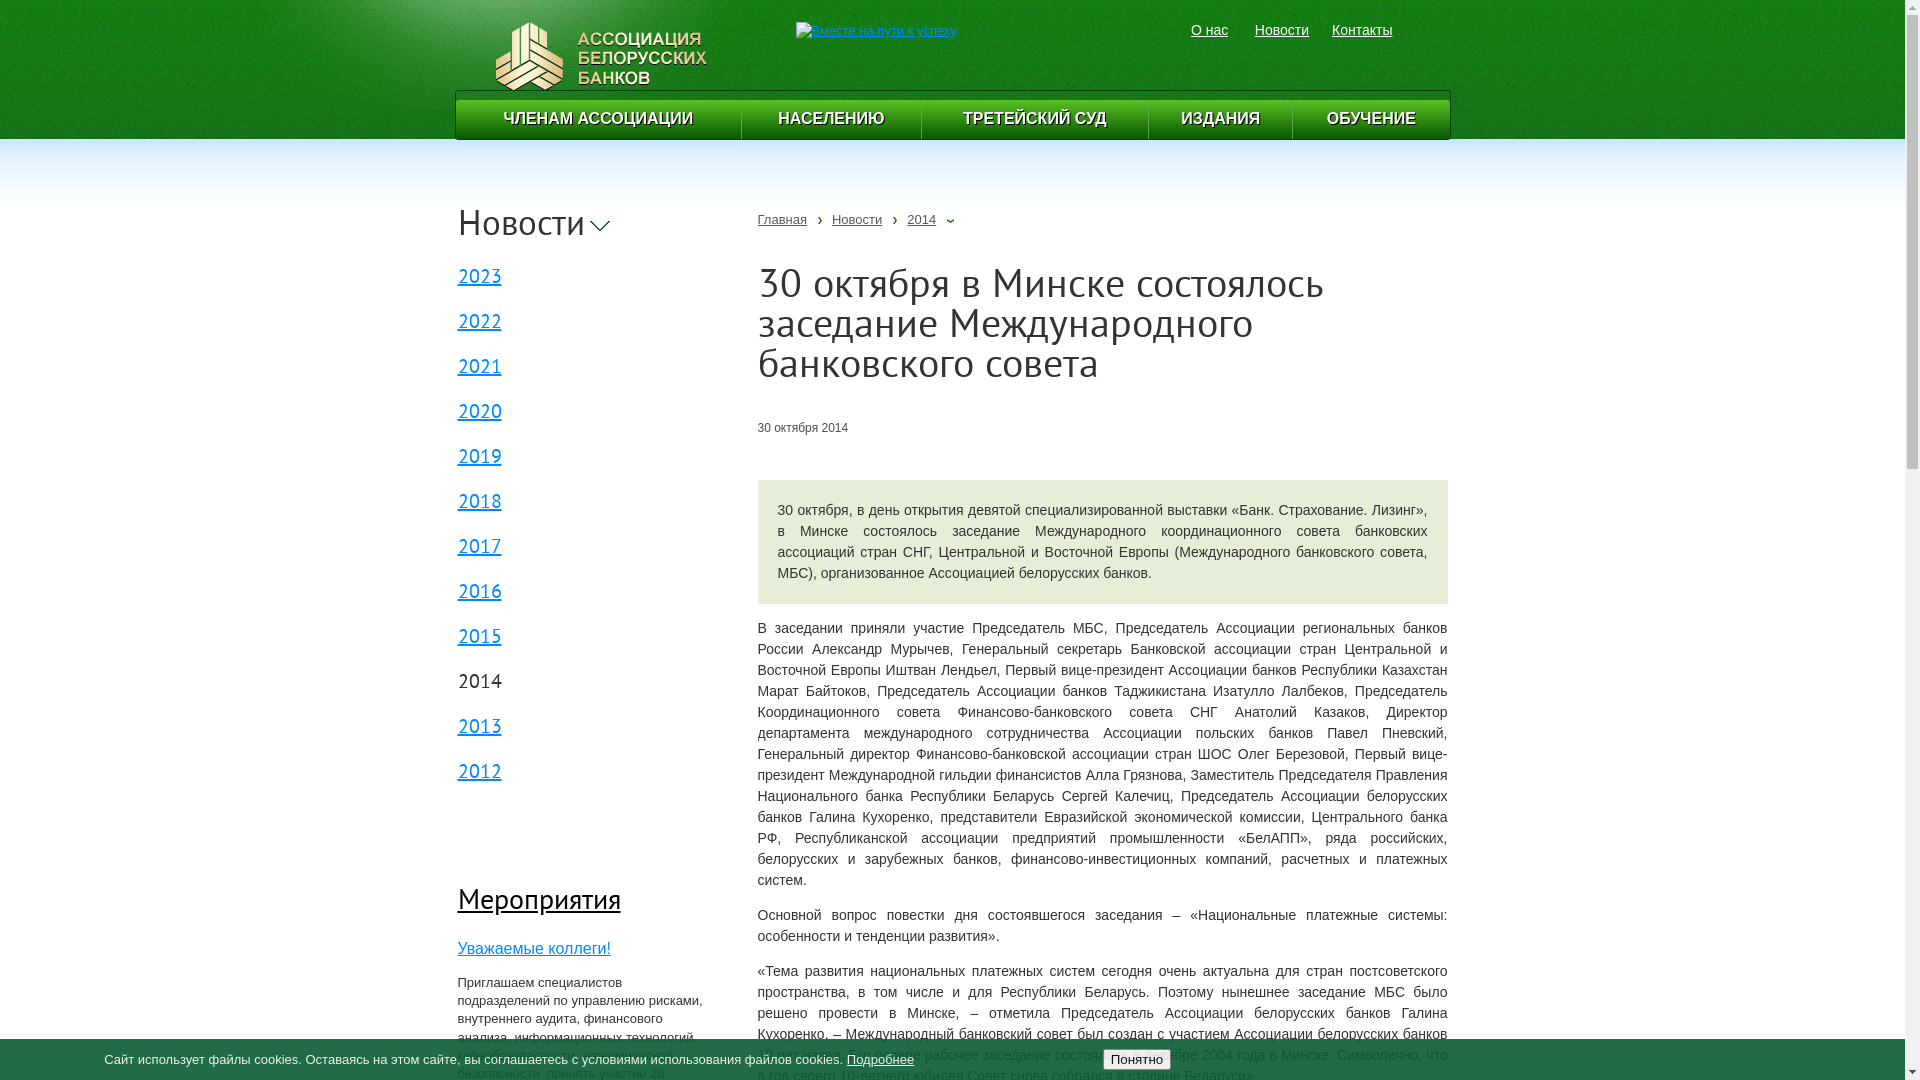 The image size is (1920, 1080). Describe the element at coordinates (480, 322) in the screenshot. I see `'2022'` at that location.